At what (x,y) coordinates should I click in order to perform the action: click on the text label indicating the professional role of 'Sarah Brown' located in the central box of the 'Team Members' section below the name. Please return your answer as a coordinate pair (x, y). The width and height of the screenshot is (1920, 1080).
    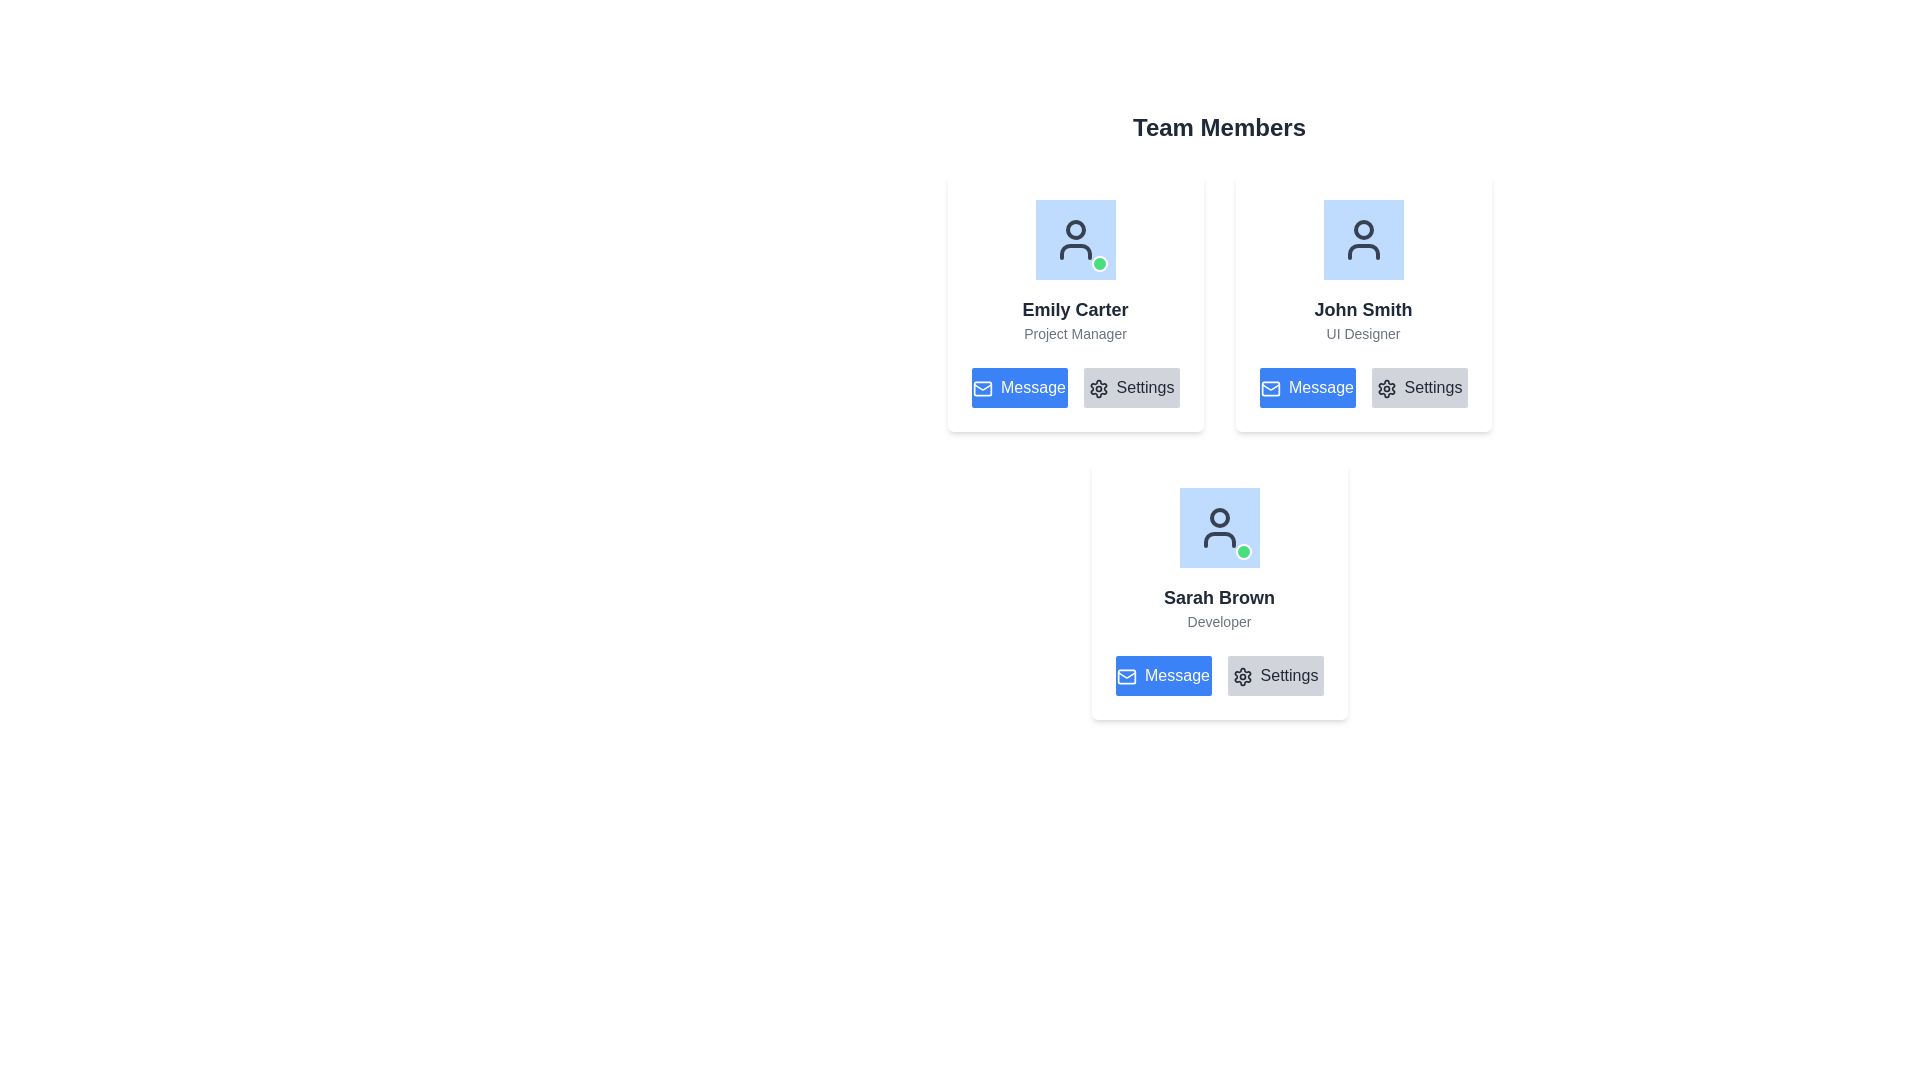
    Looking at the image, I should click on (1218, 620).